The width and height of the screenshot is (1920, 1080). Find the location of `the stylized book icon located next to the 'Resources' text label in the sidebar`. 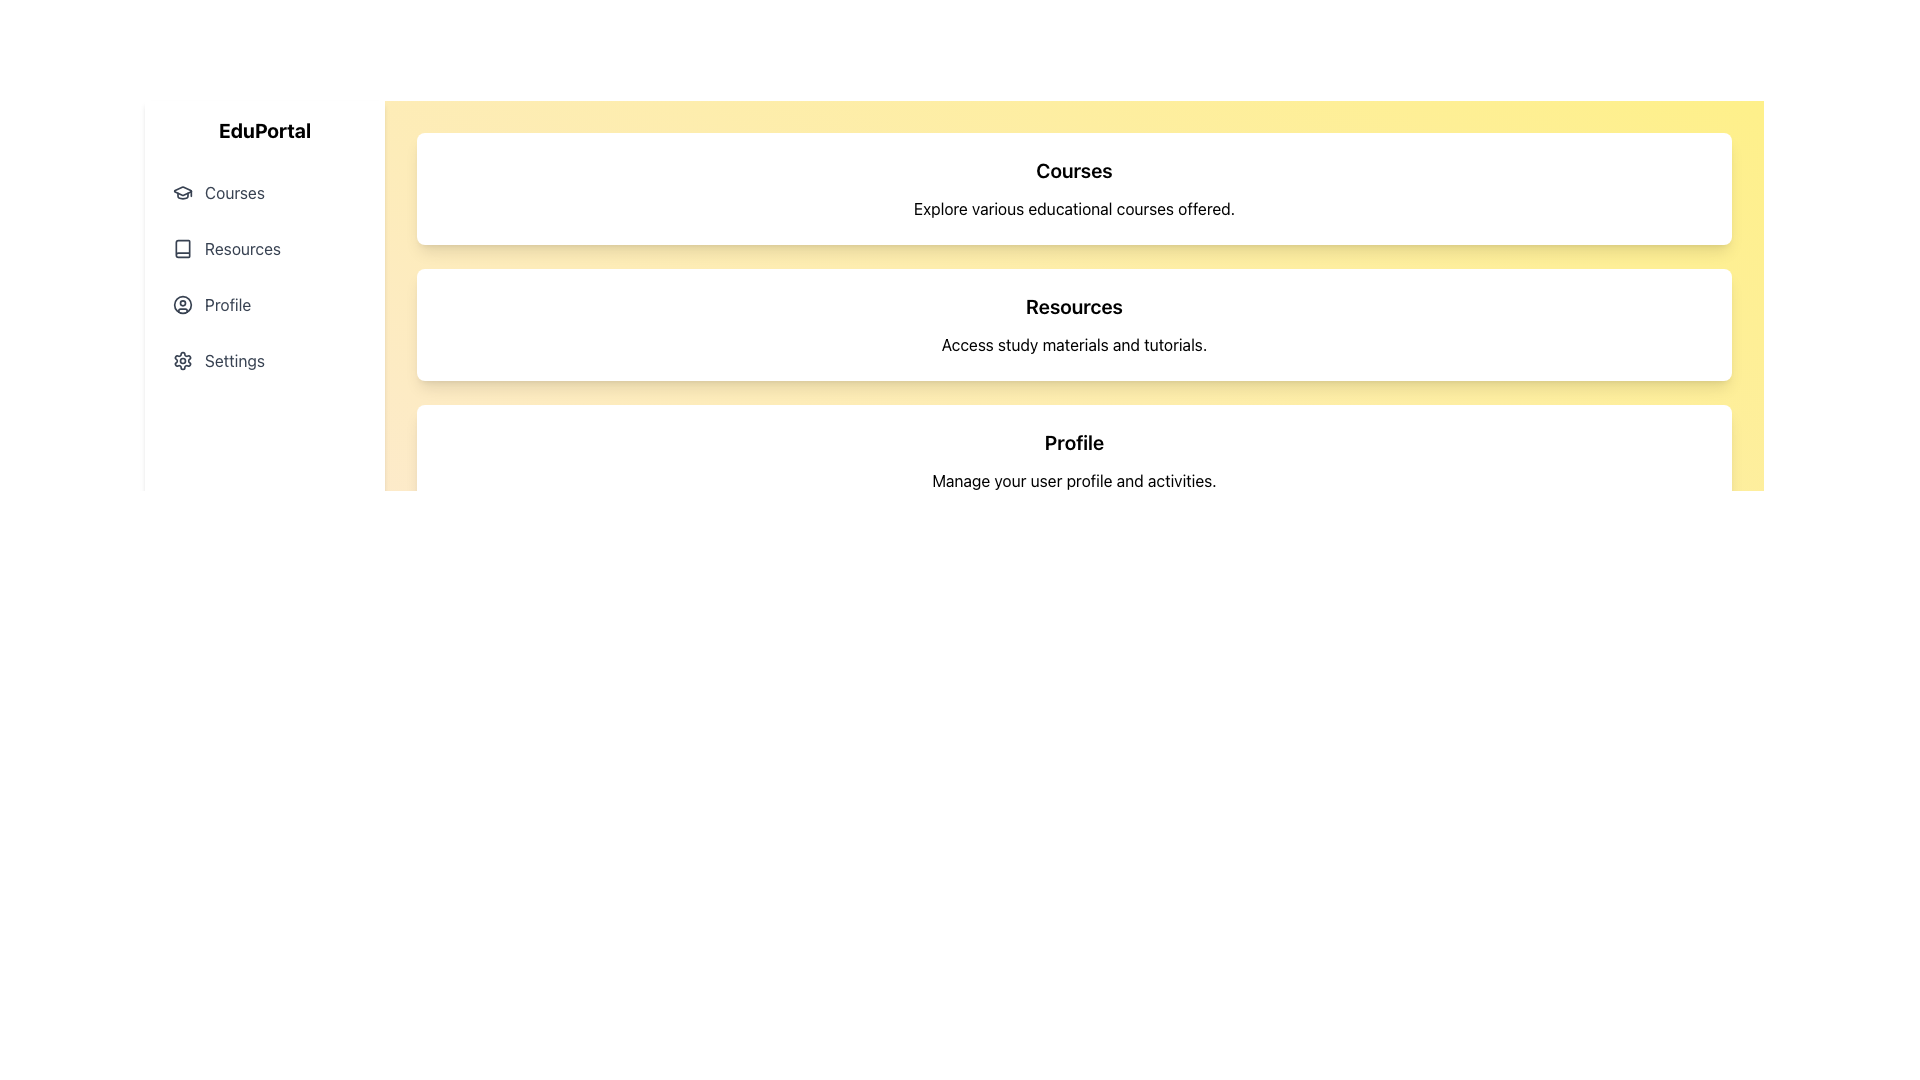

the stylized book icon located next to the 'Resources' text label in the sidebar is located at coordinates (182, 248).